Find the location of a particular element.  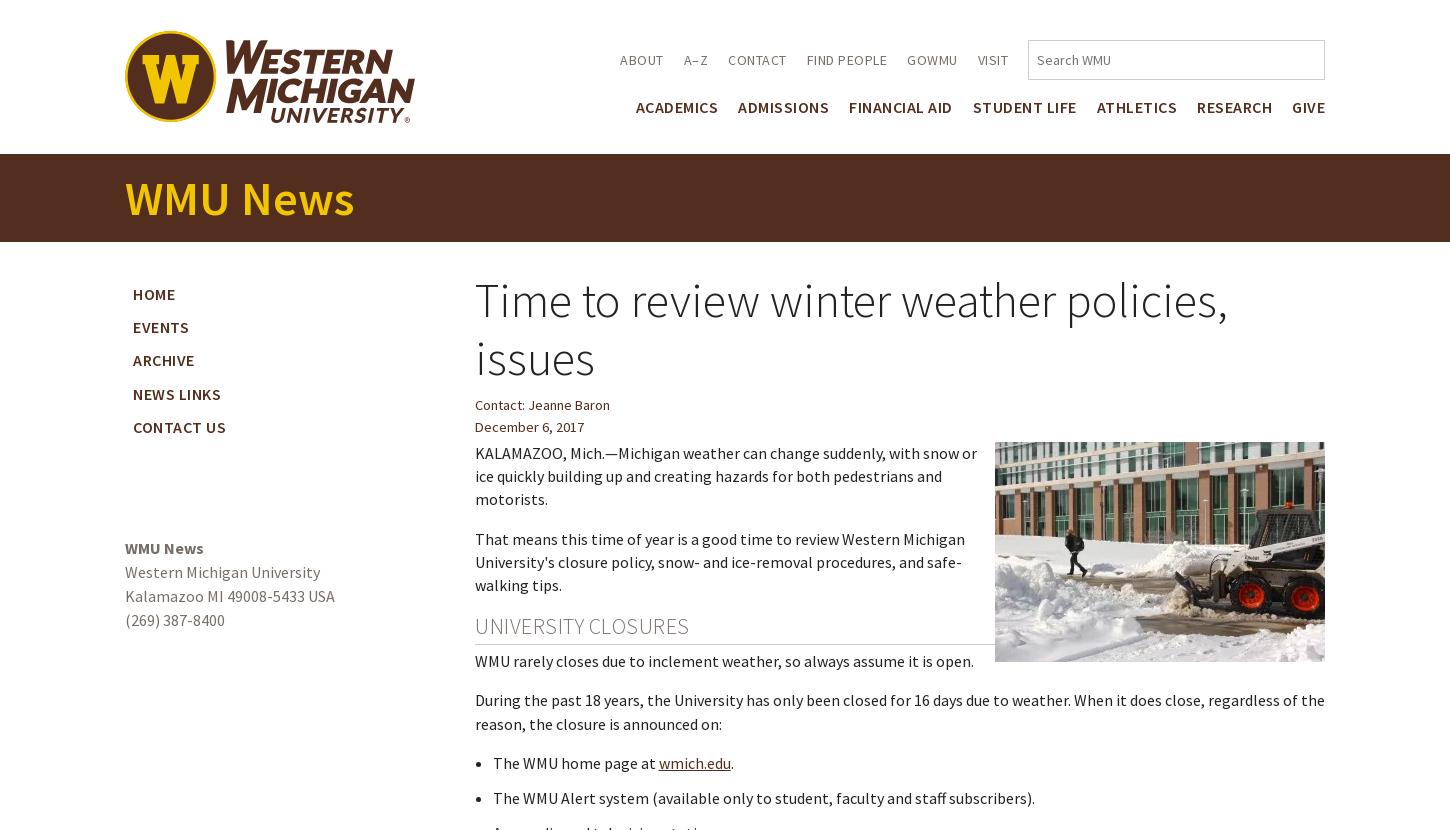

'The WMU home page at' is located at coordinates (575, 762).